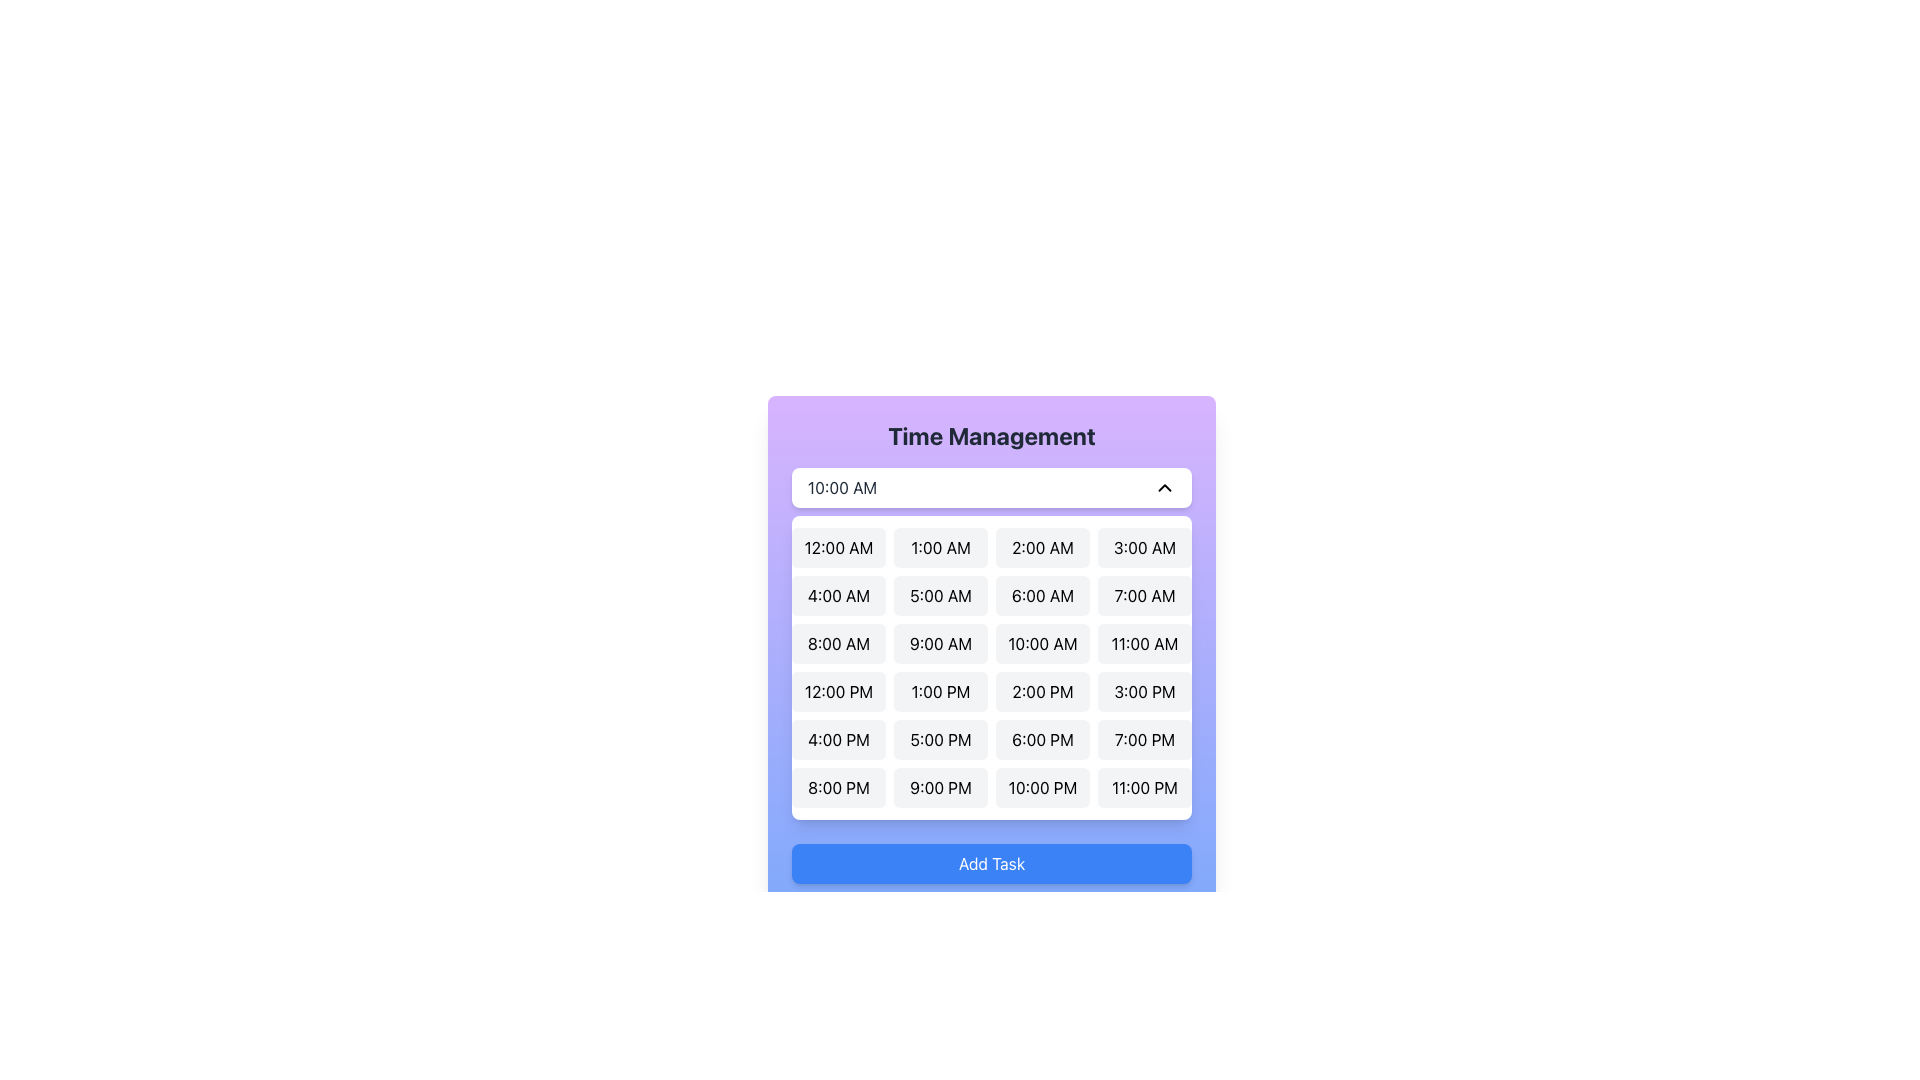 The height and width of the screenshot is (1080, 1920). I want to click on the button labeled '6:00 PM', which is a rectangular button with rounded corners, so click(1041, 740).